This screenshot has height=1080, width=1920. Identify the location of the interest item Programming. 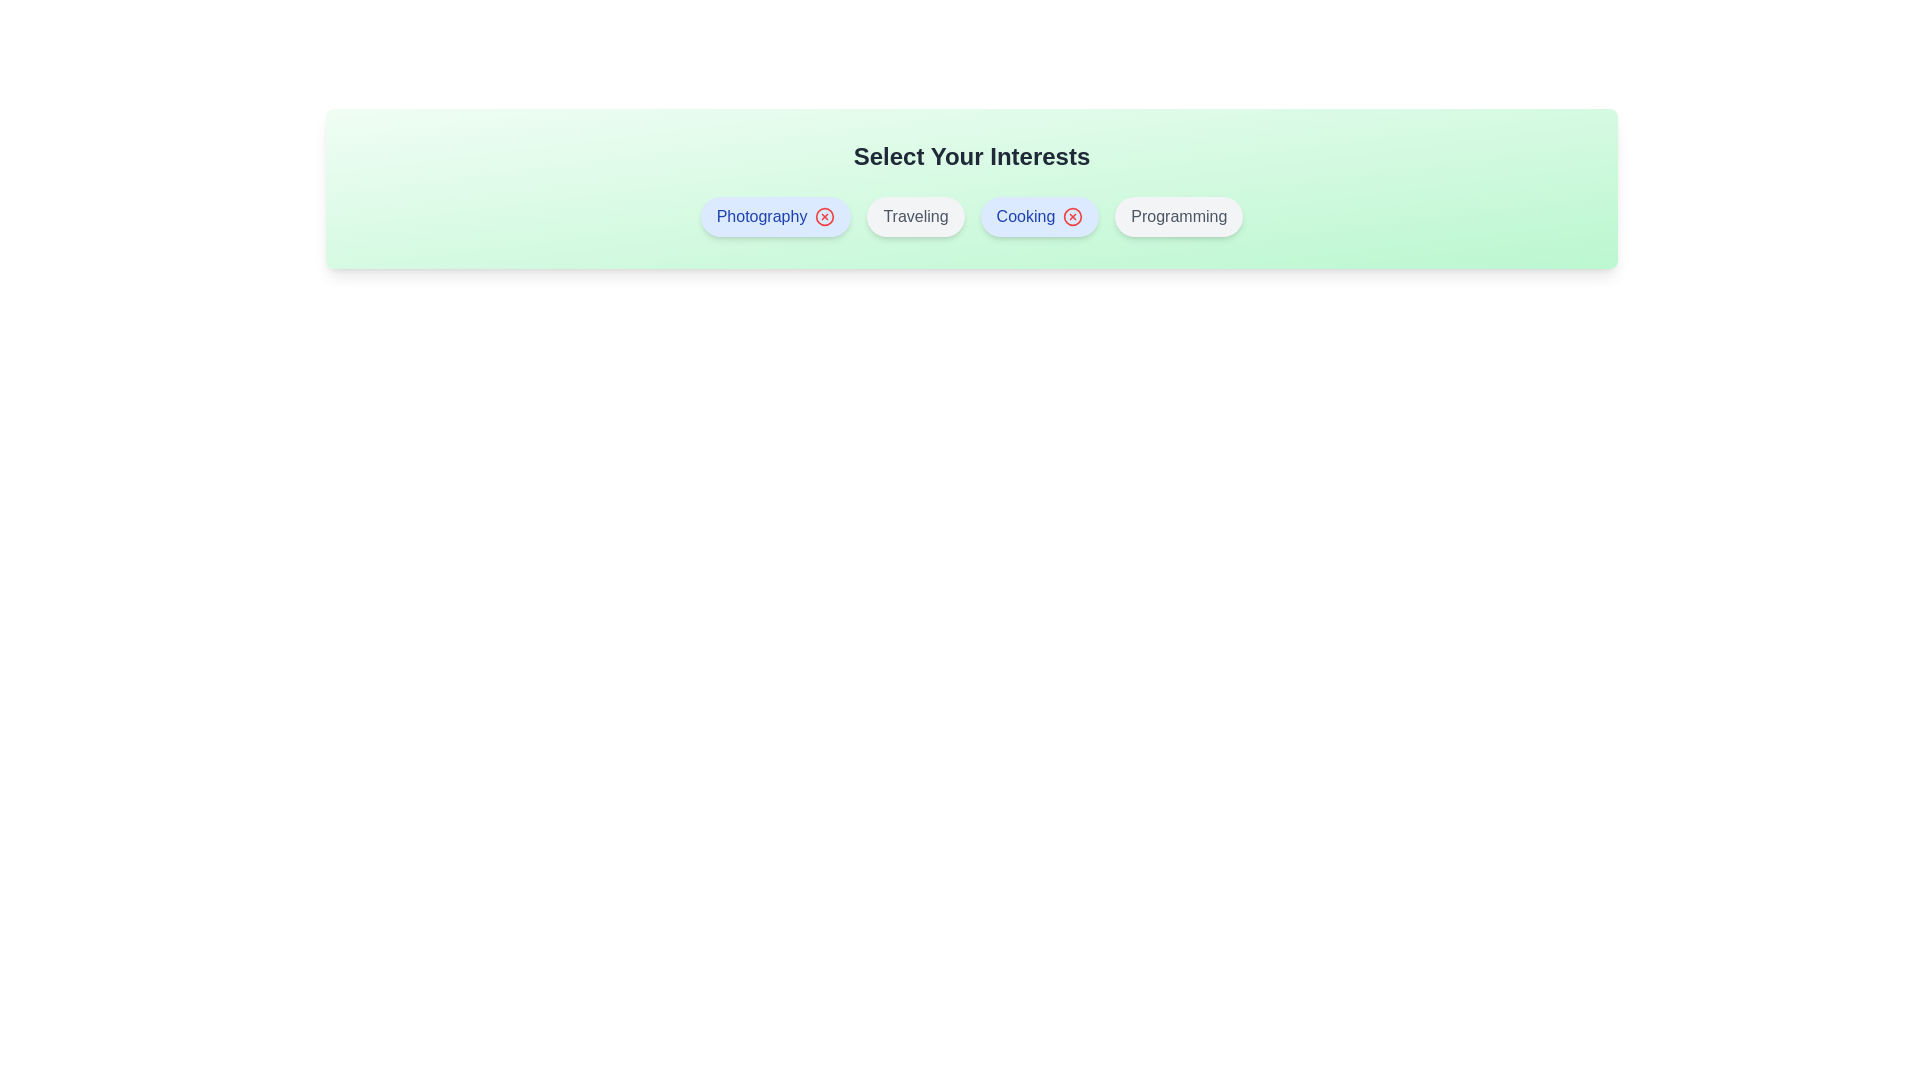
(1179, 216).